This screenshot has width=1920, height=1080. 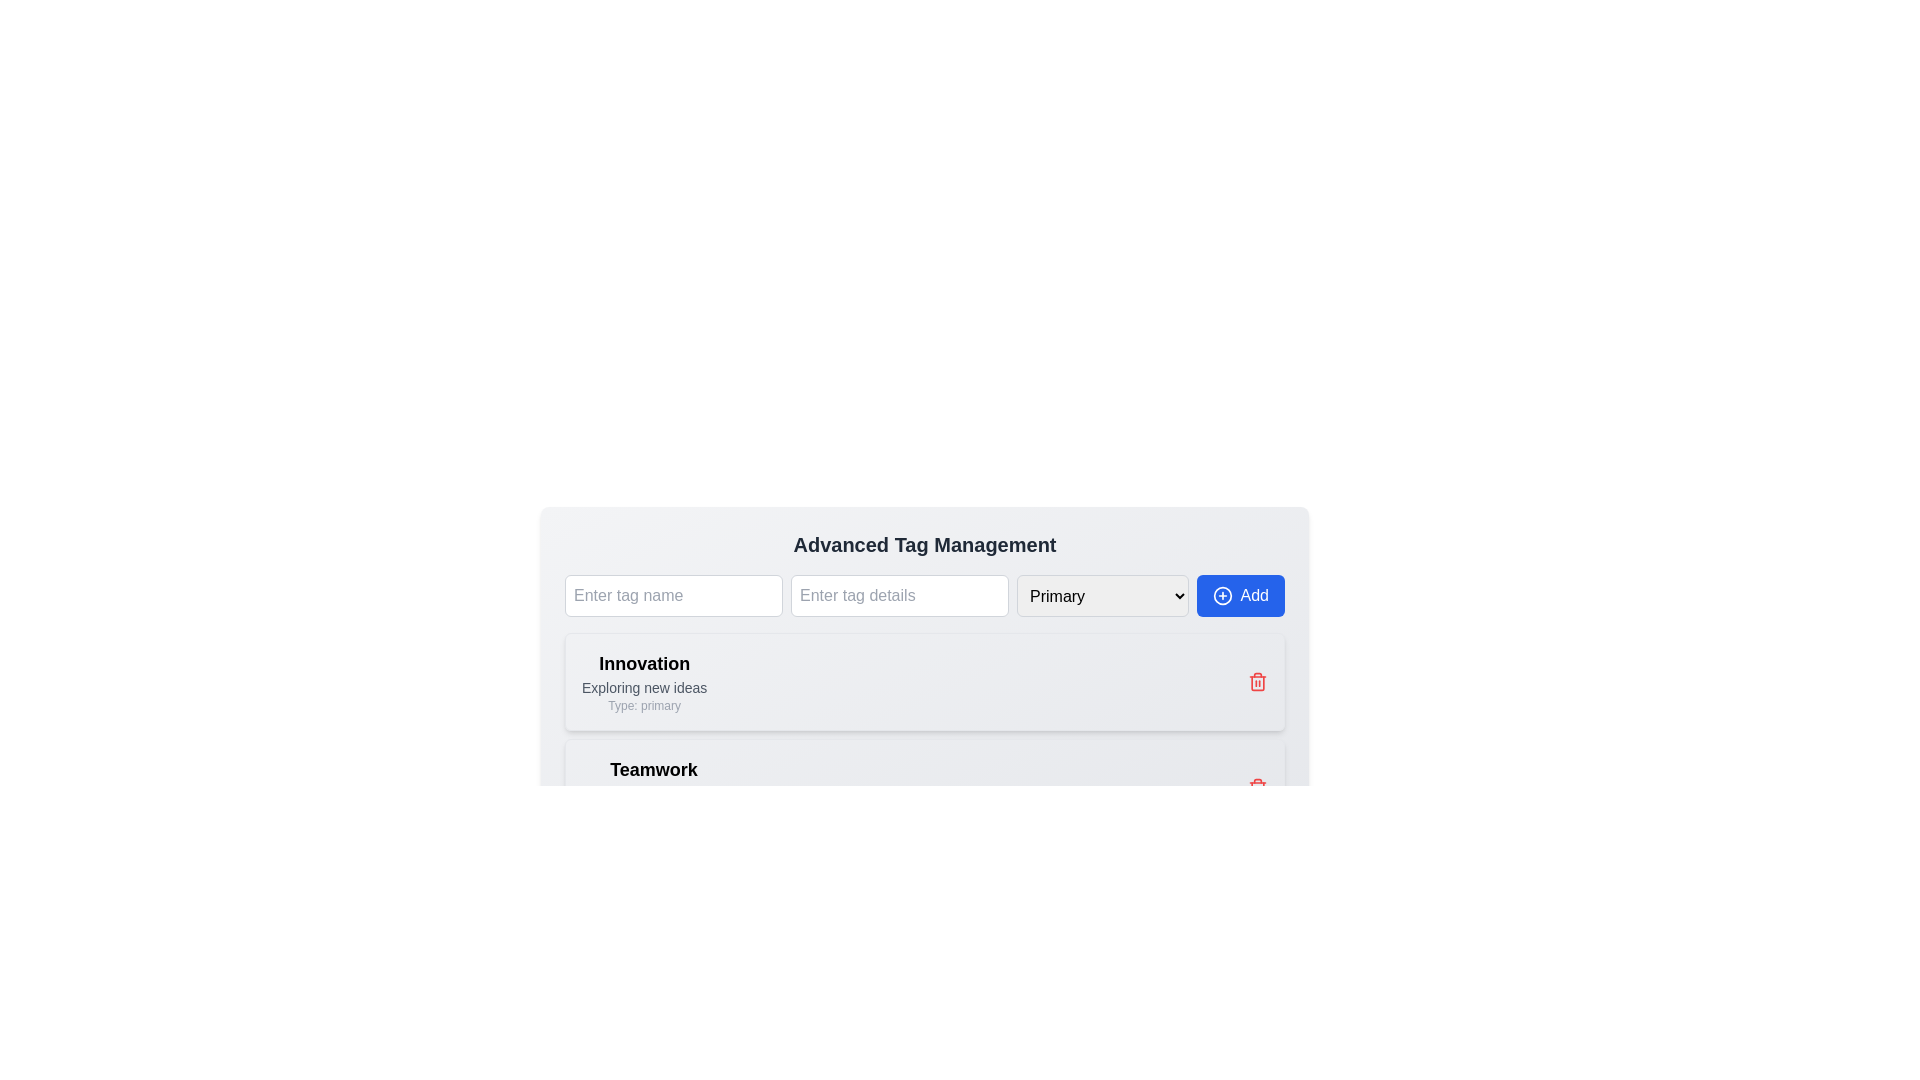 What do you see at coordinates (899, 595) in the screenshot?
I see `the text input field with placeholder text 'Enter tag details' to activate its focus styling` at bounding box center [899, 595].